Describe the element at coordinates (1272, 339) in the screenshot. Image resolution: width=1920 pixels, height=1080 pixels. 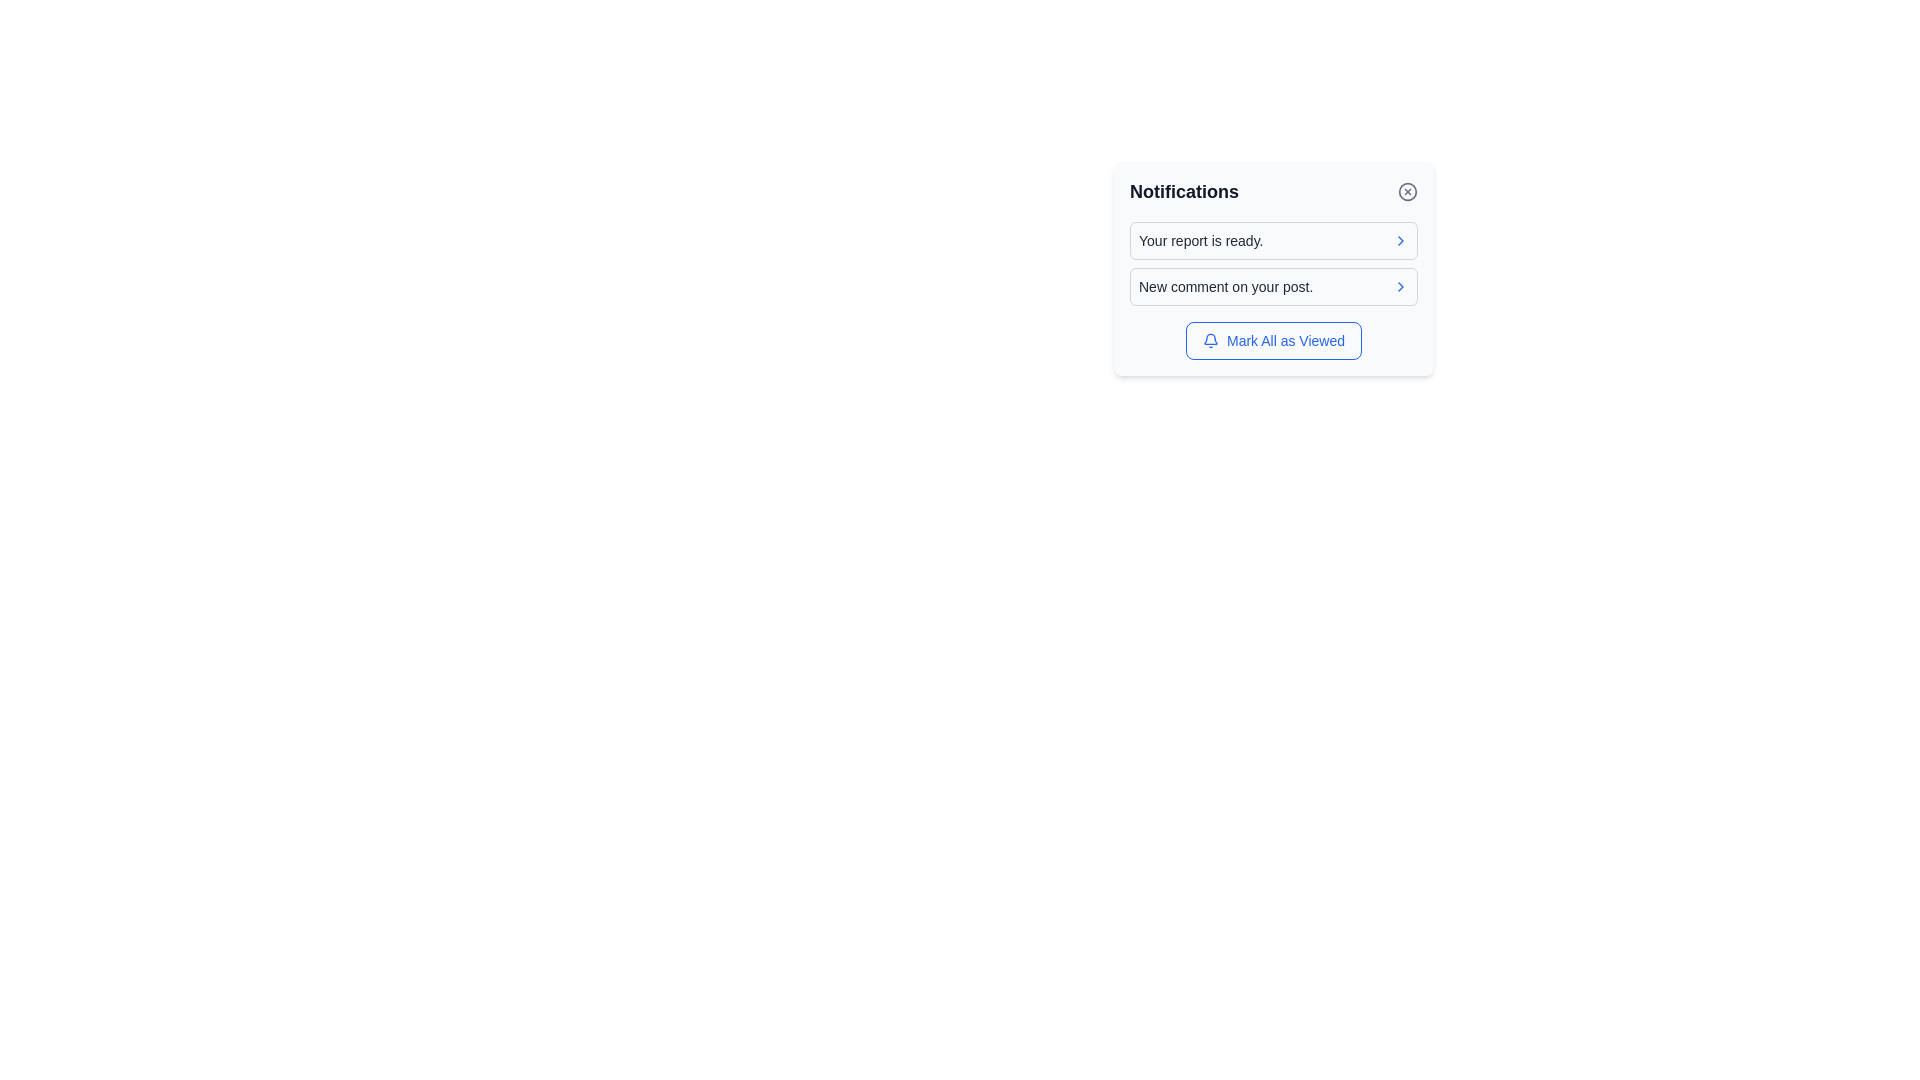
I see `the 'Mark All as Viewed' button with a blue border and bell icon` at that location.